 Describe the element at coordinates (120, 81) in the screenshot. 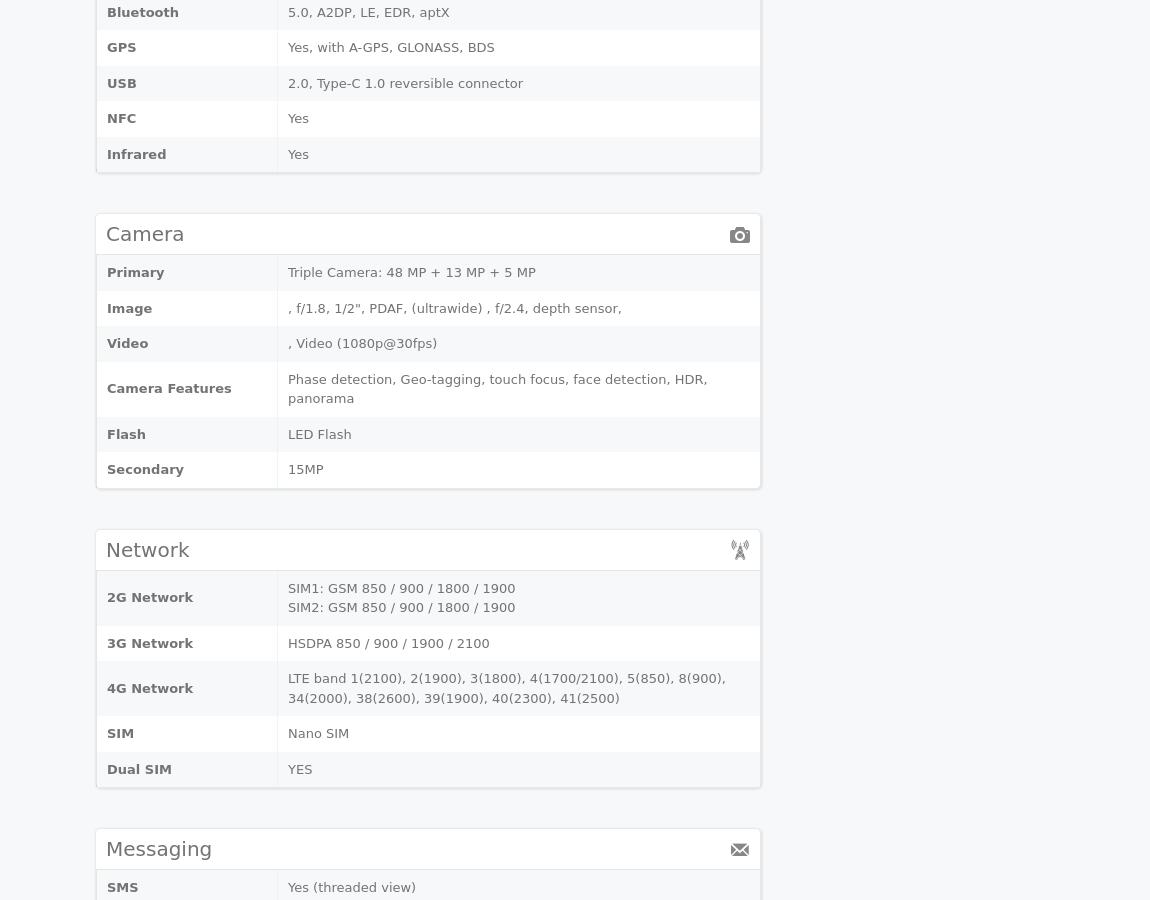

I see `'USB'` at that location.